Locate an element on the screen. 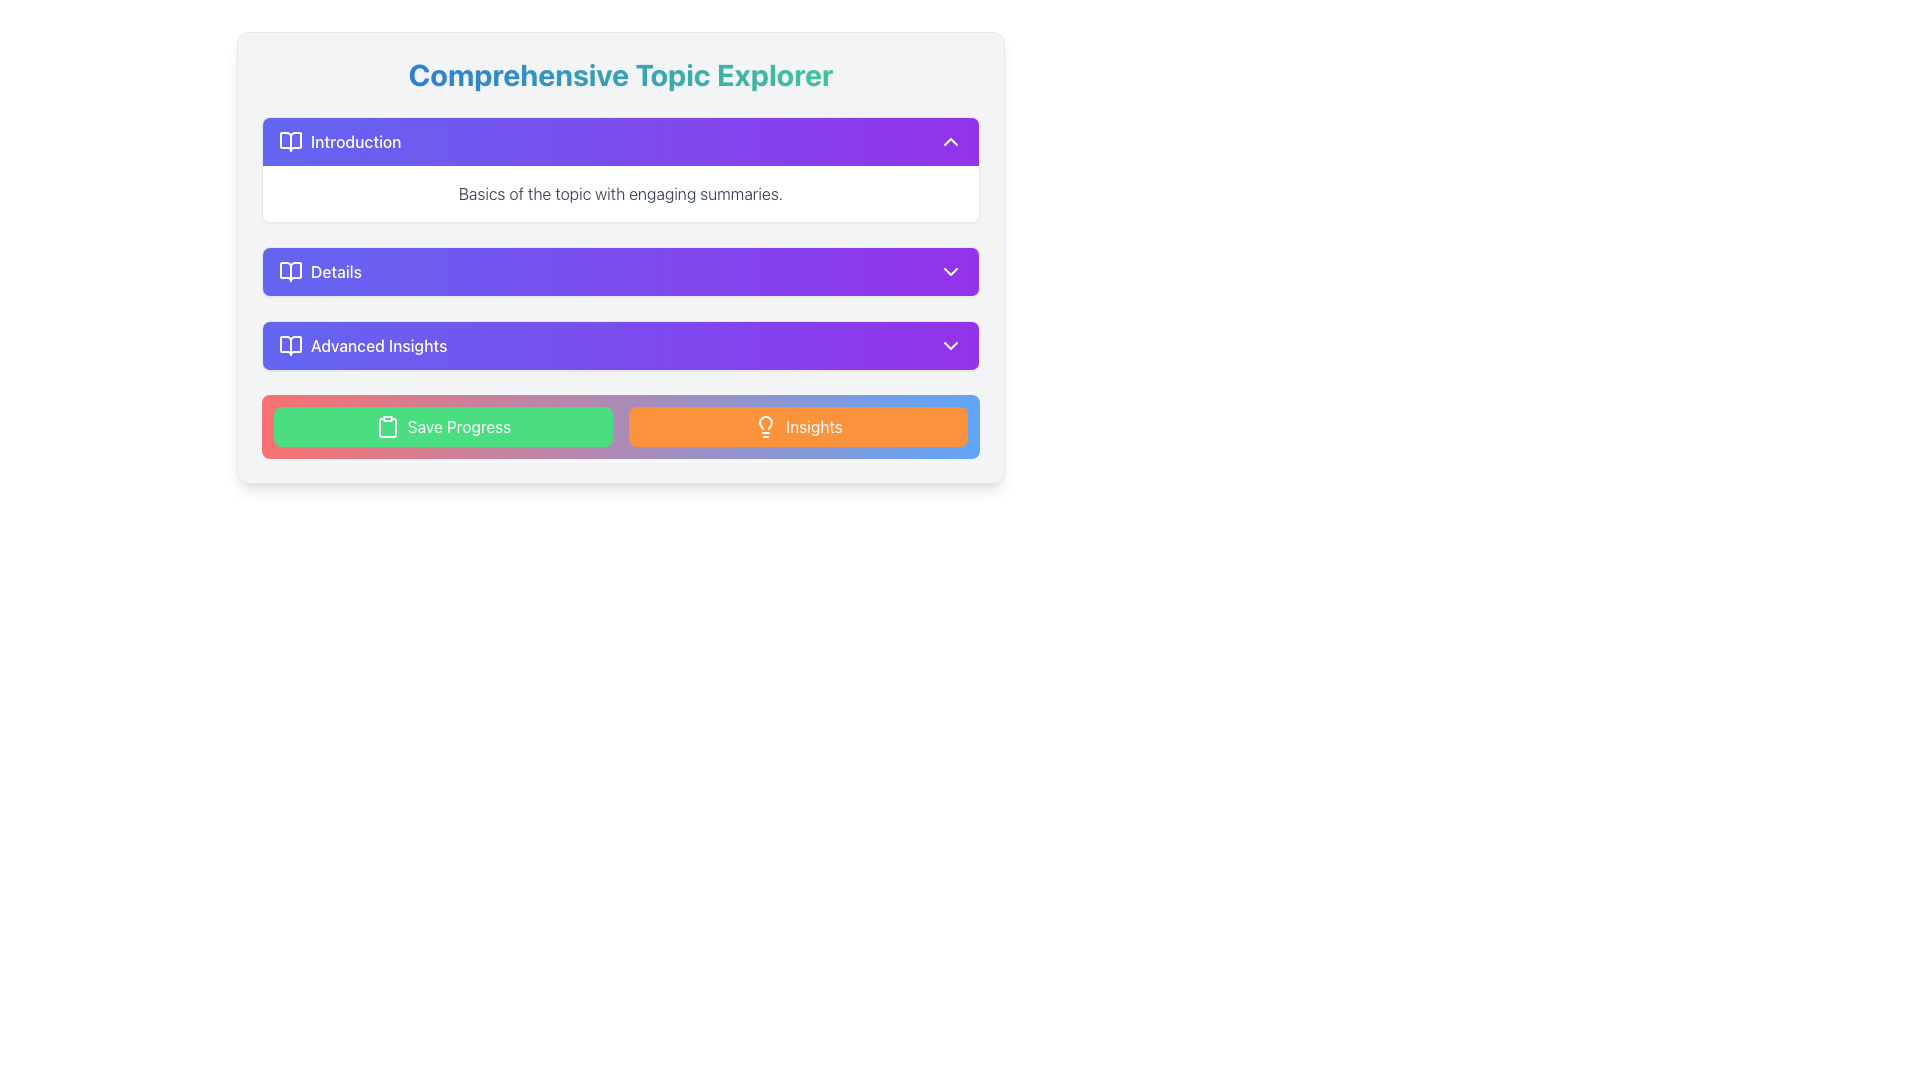 The width and height of the screenshot is (1920, 1080). the 'Details' button located in the second expandable section of the 'Comprehensive Topic Explorer' is located at coordinates (619, 272).